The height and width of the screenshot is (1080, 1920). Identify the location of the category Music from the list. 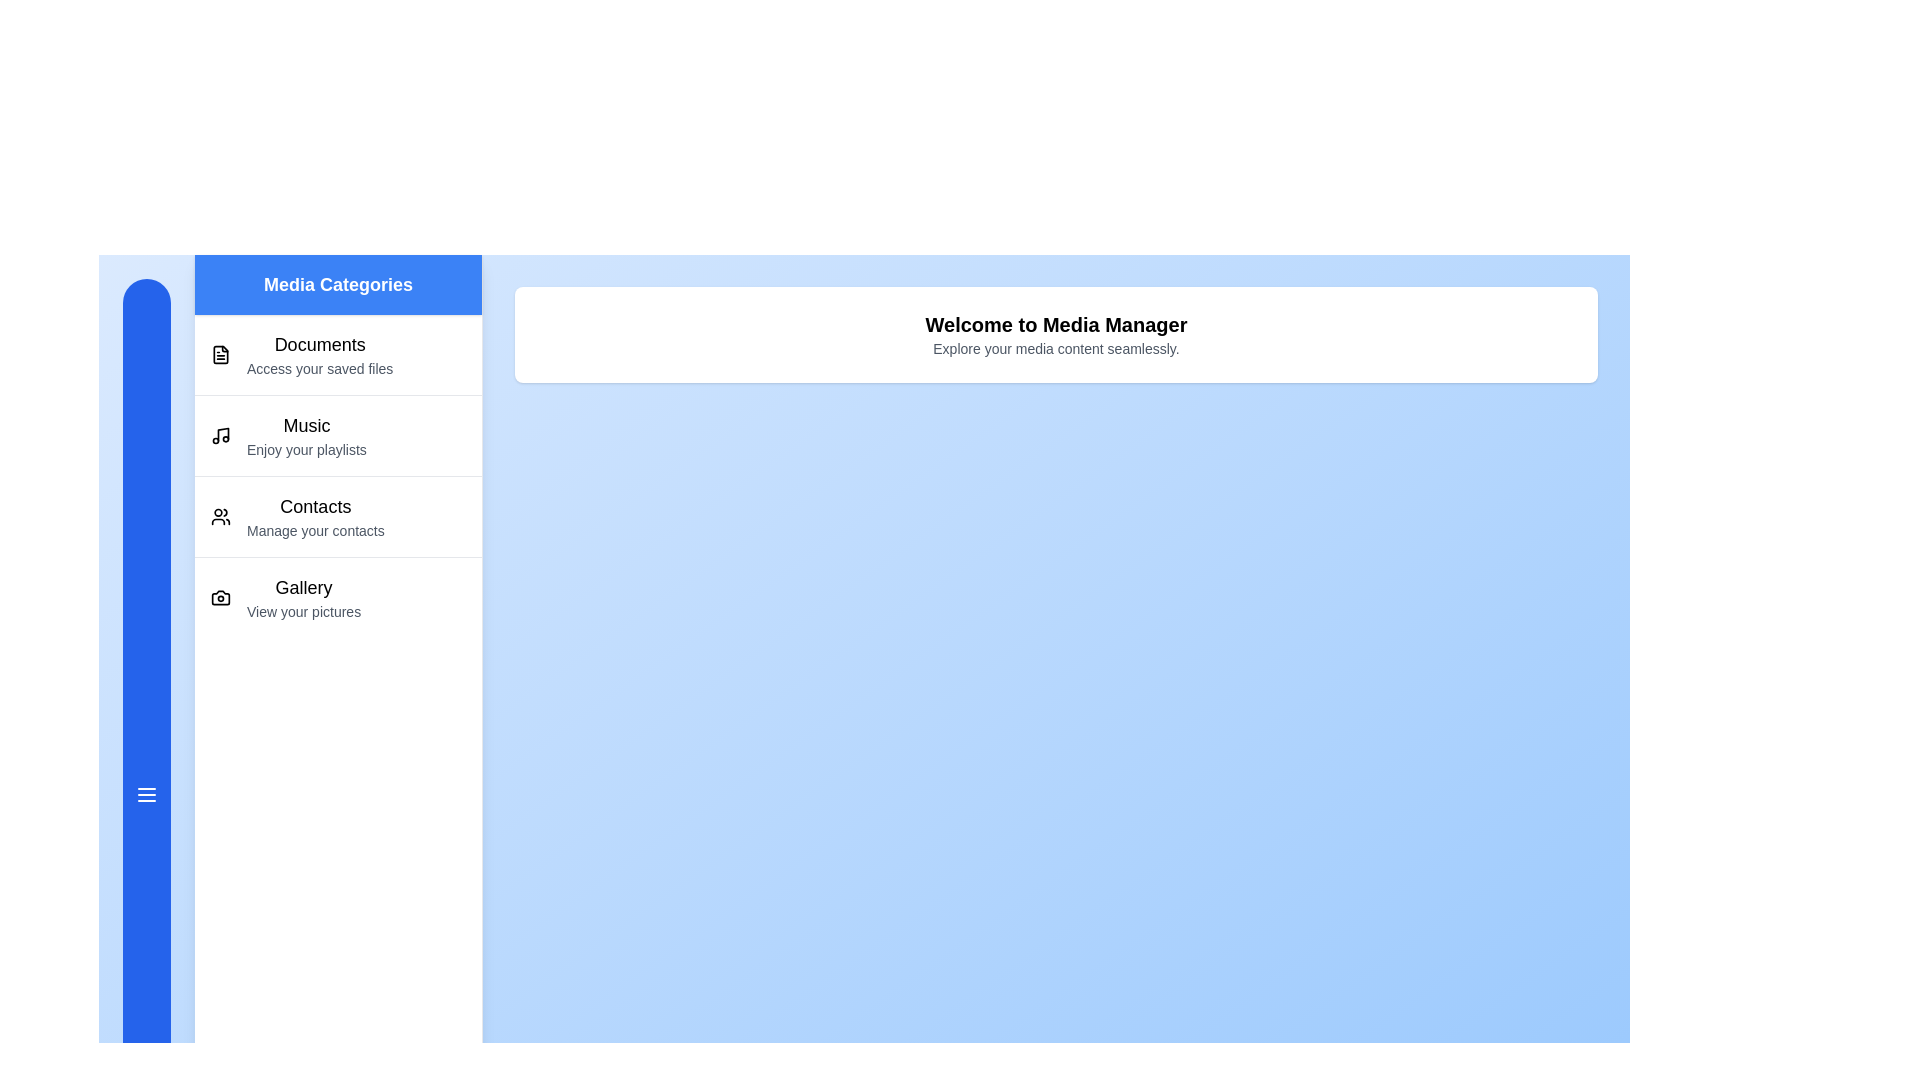
(338, 434).